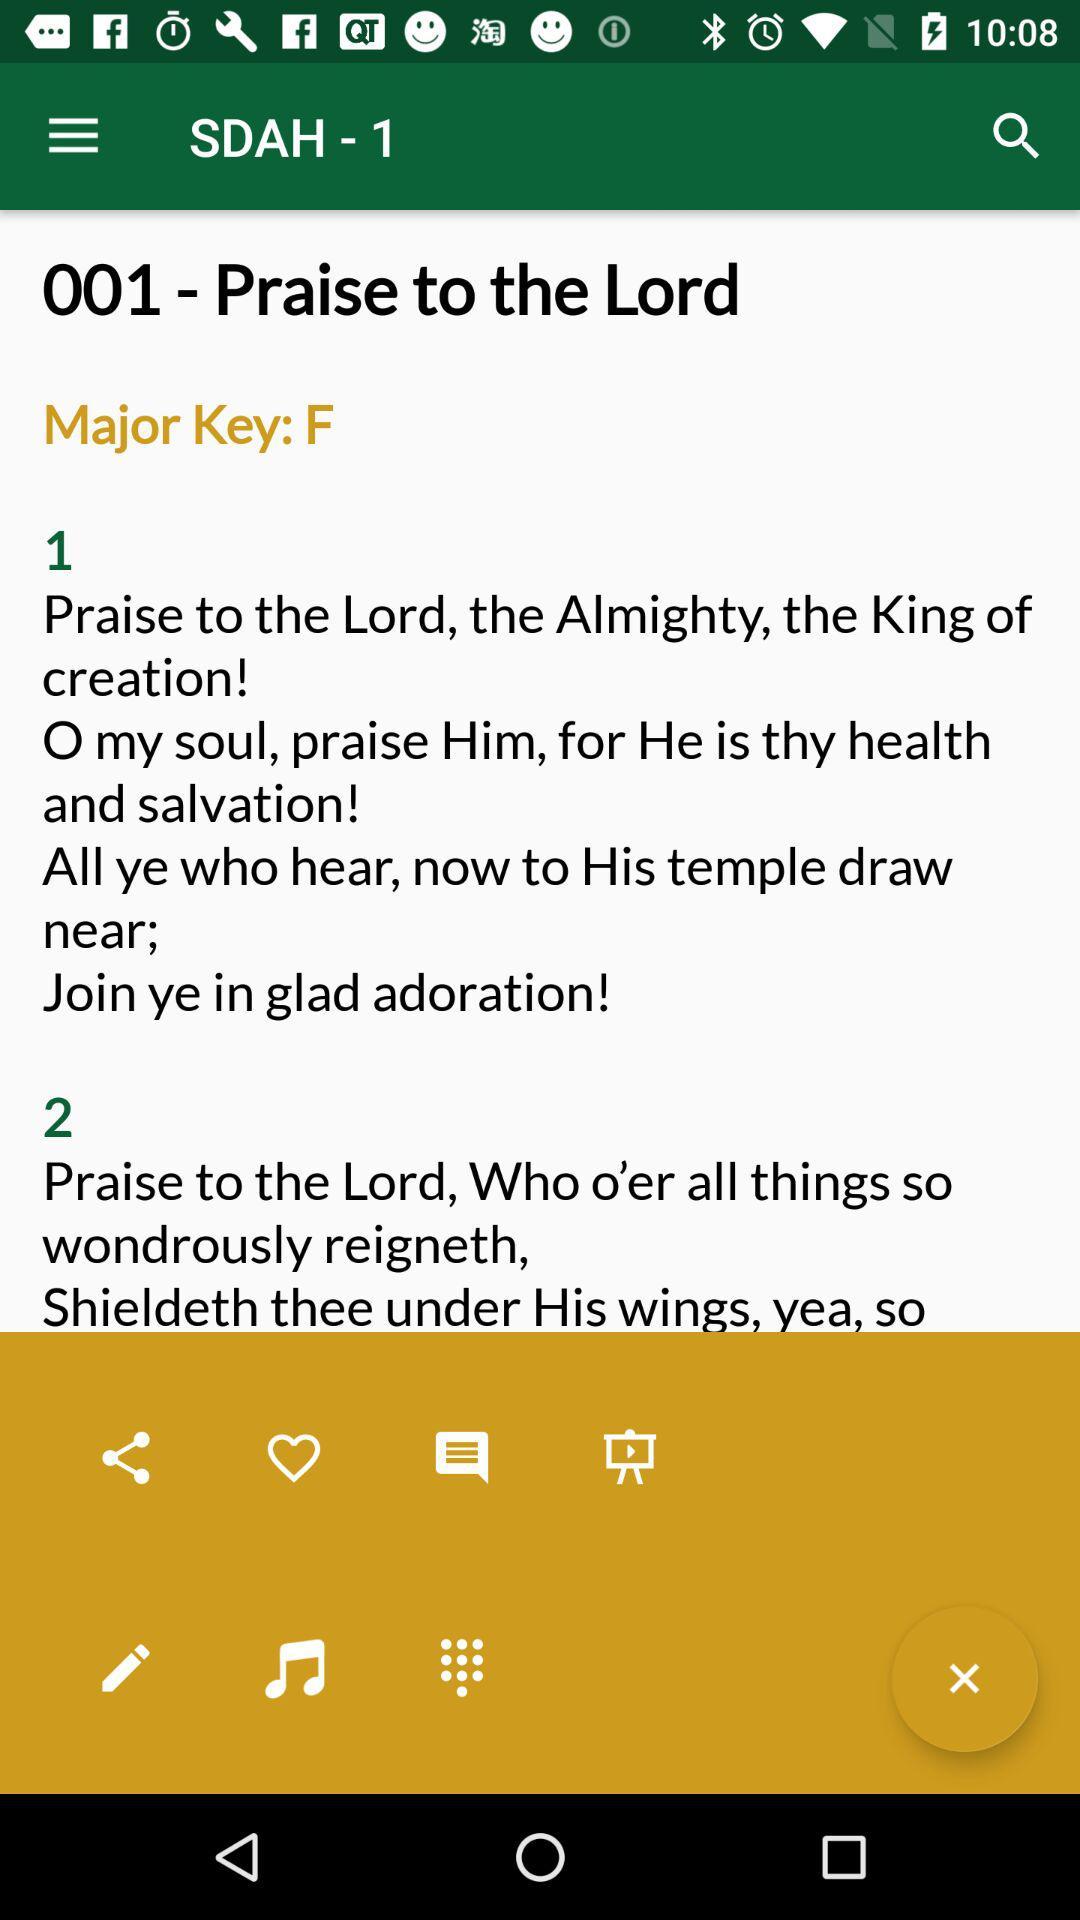 This screenshot has width=1080, height=1920. Describe the element at coordinates (293, 1667) in the screenshot. I see `music` at that location.